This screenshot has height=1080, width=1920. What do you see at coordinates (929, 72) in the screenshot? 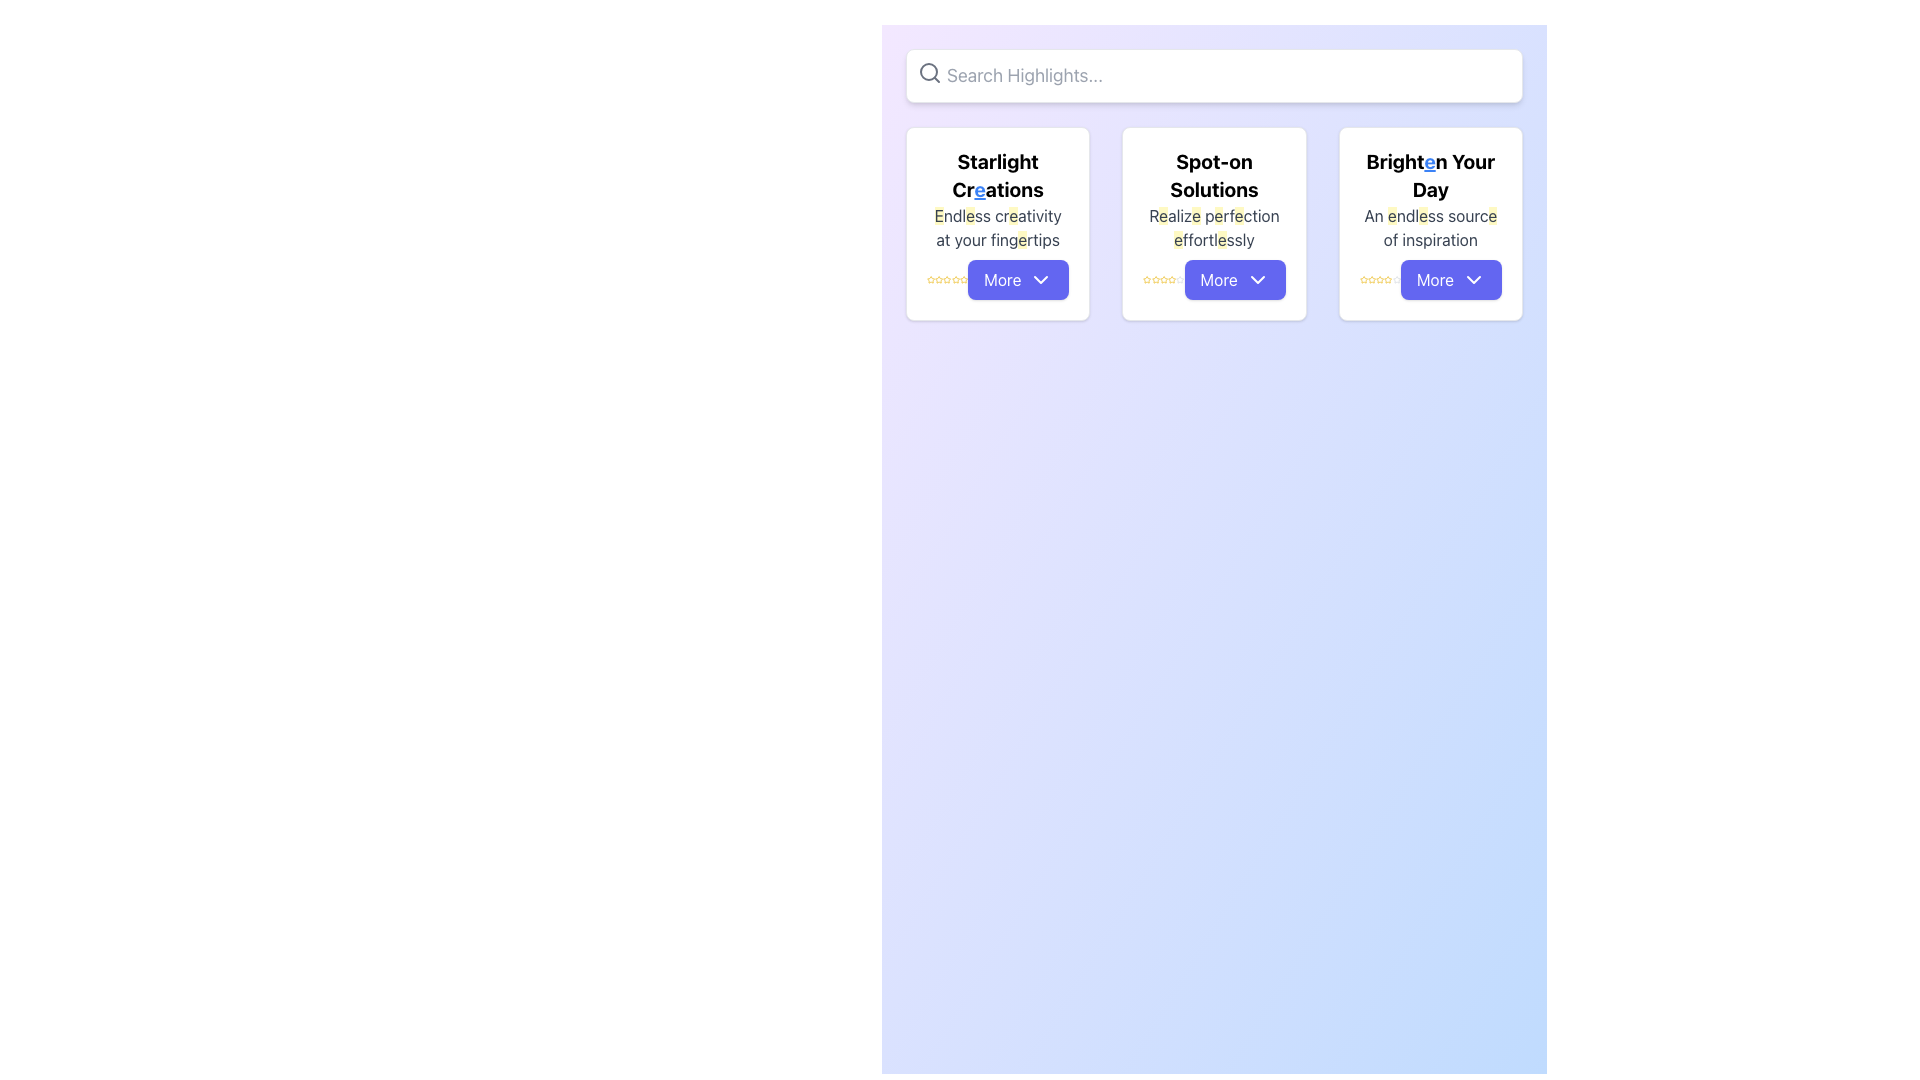
I see `the search icon located on the left side of the input box labeled 'Search Highlights...' to indicate its purpose as a search field` at bounding box center [929, 72].